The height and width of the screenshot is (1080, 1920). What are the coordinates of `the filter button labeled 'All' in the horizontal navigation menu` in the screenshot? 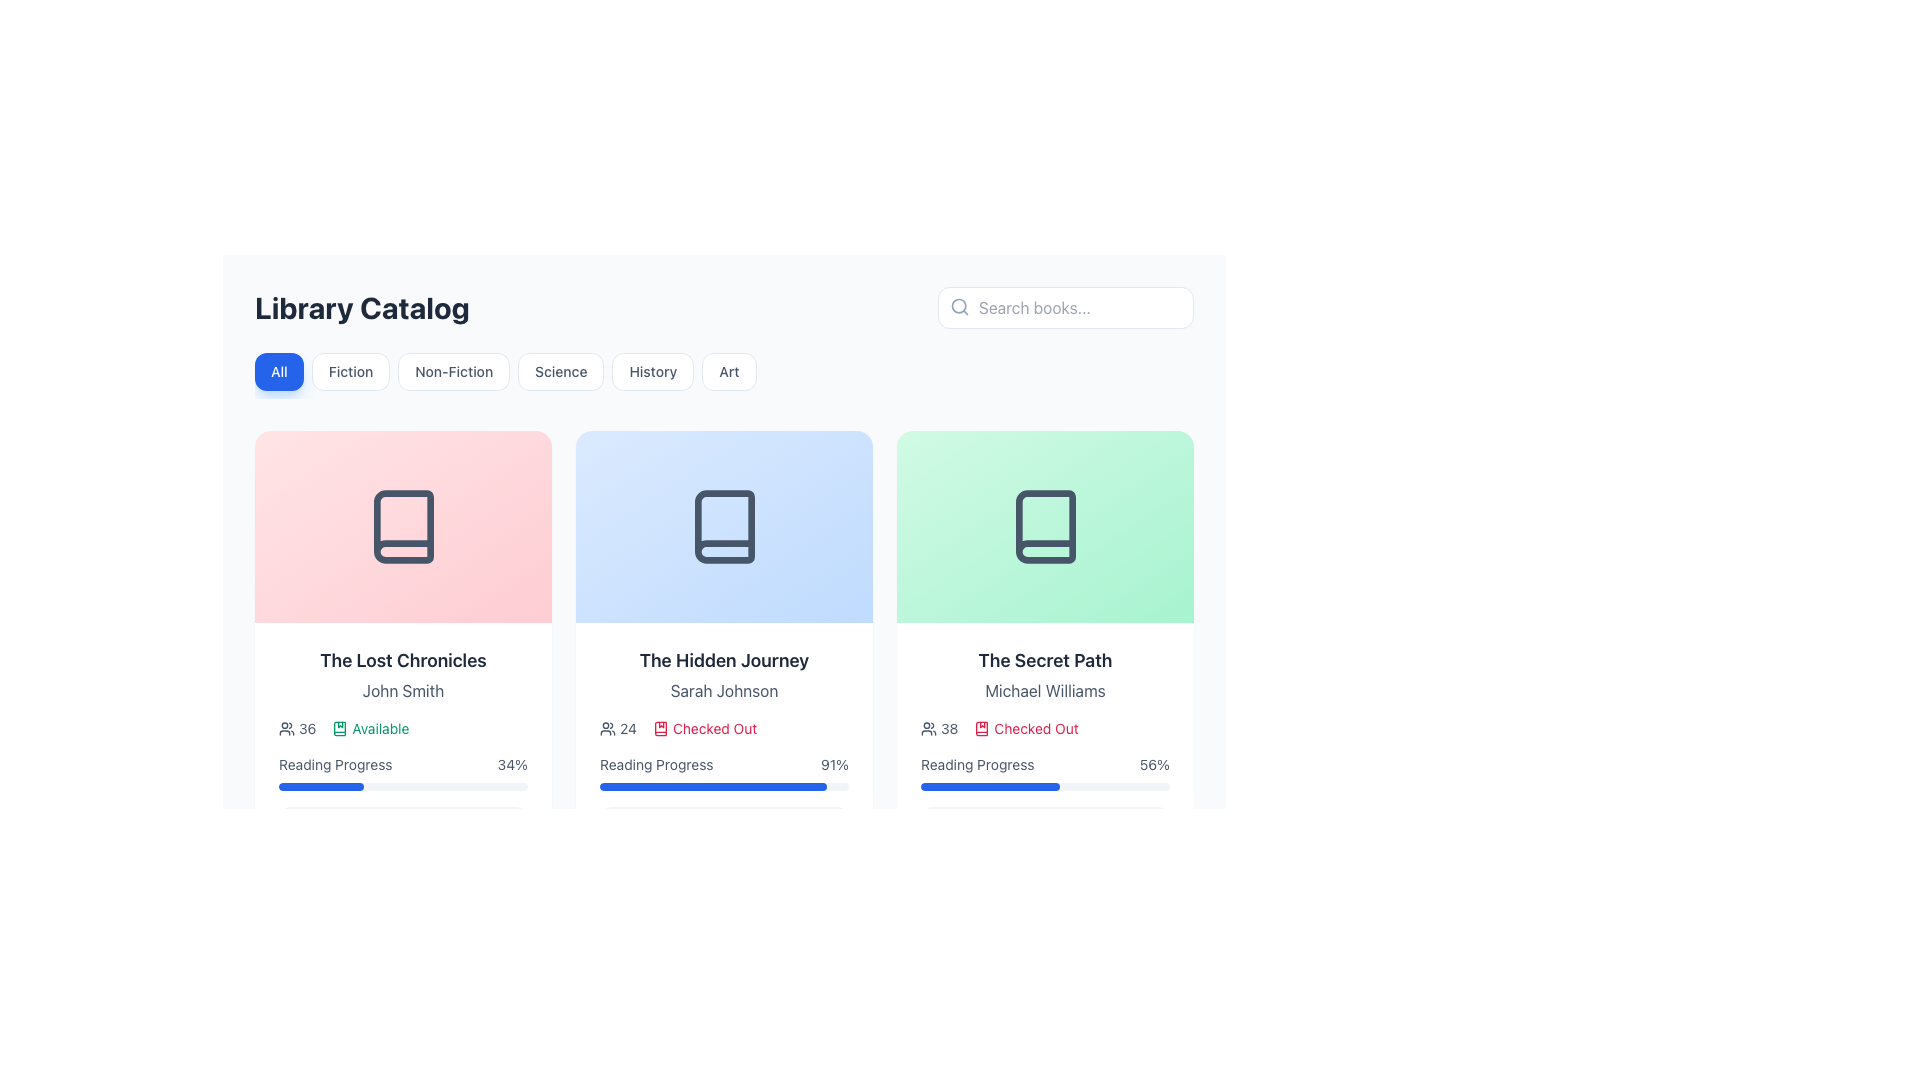 It's located at (278, 371).